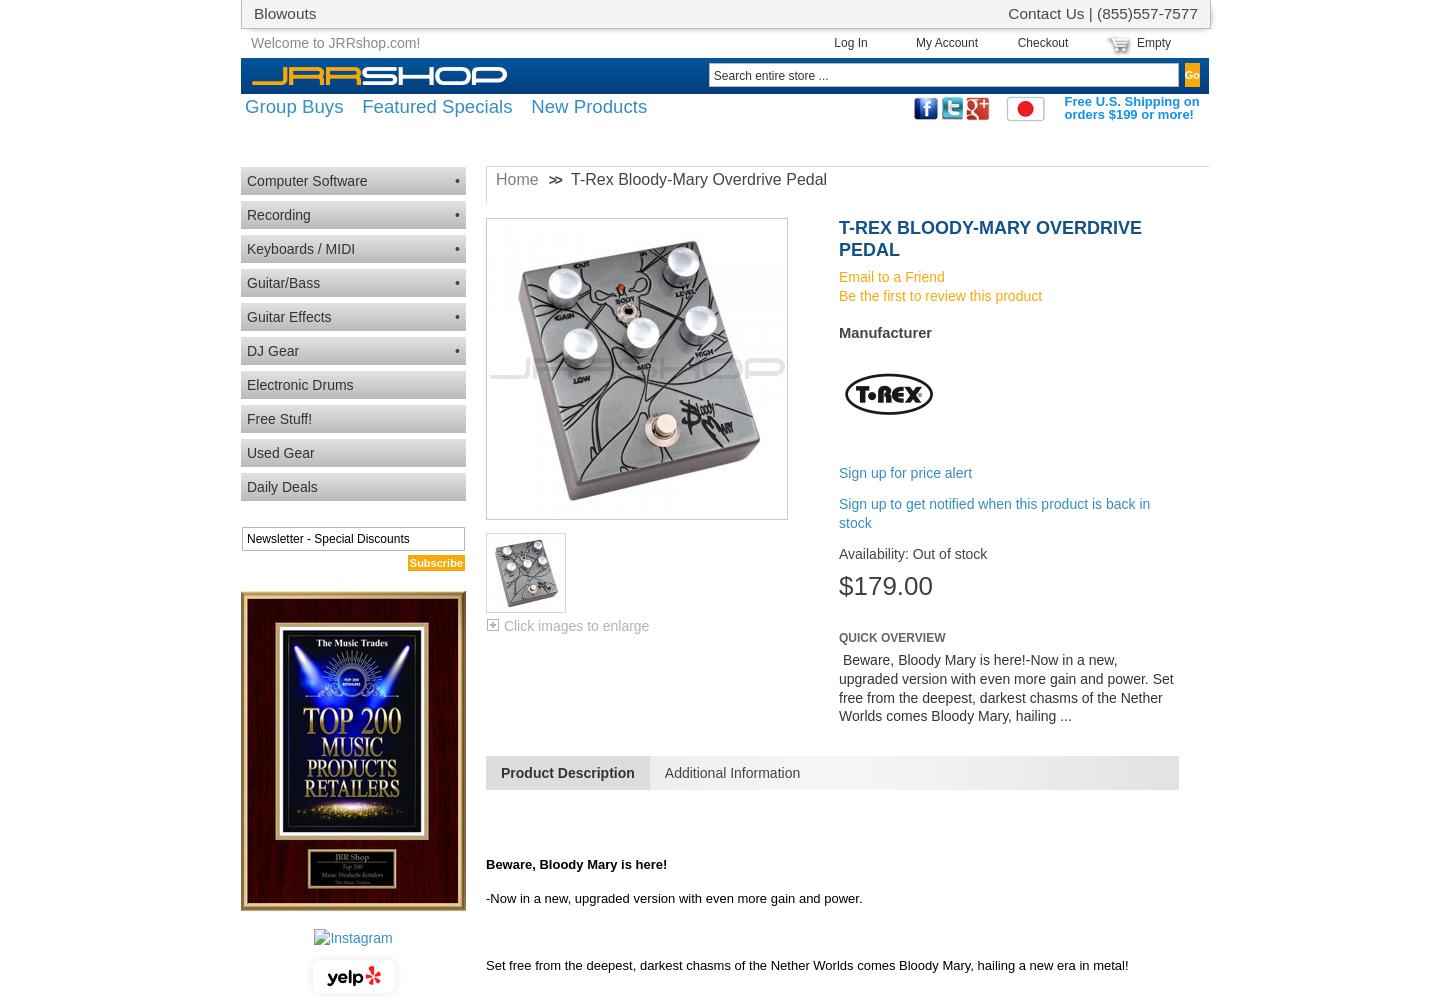 This screenshot has width=1450, height=1000. What do you see at coordinates (1134, 43) in the screenshot?
I see `'Empty'` at bounding box center [1134, 43].